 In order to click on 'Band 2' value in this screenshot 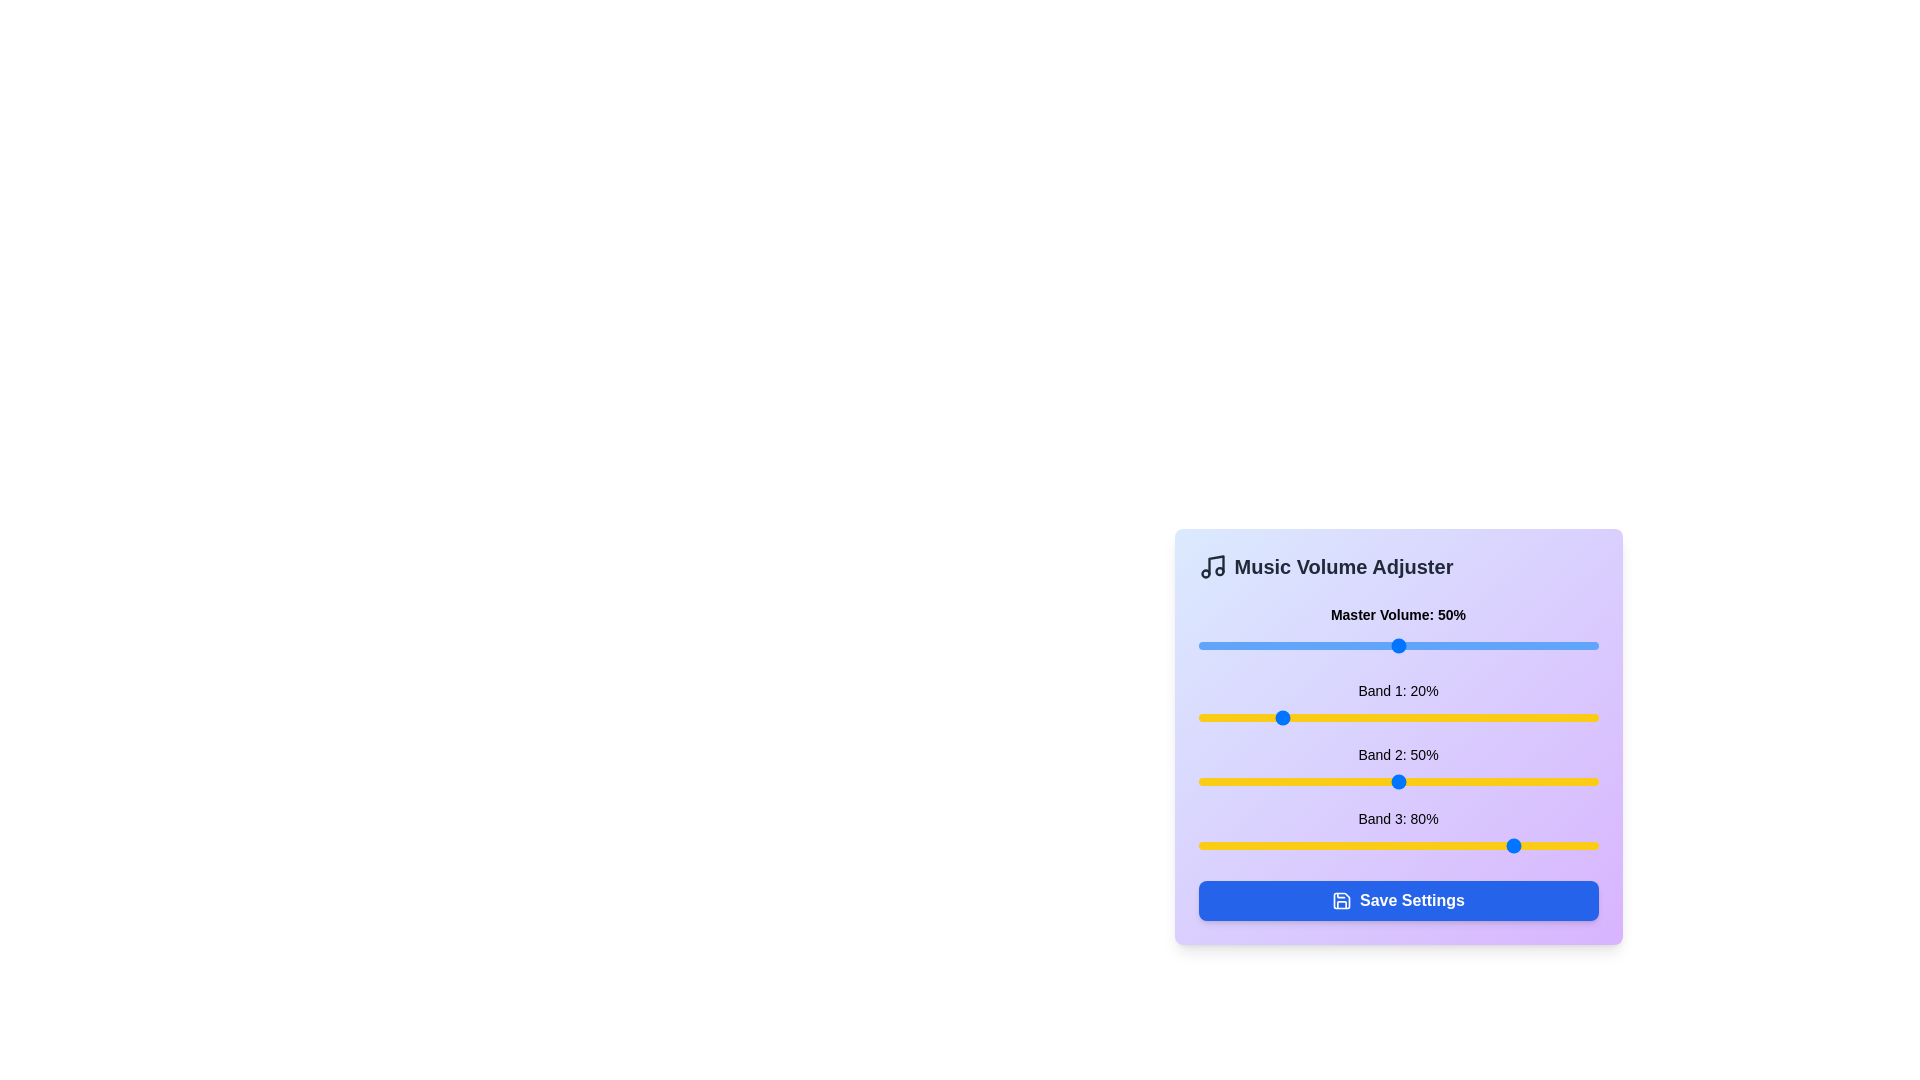, I will do `click(1458, 781)`.